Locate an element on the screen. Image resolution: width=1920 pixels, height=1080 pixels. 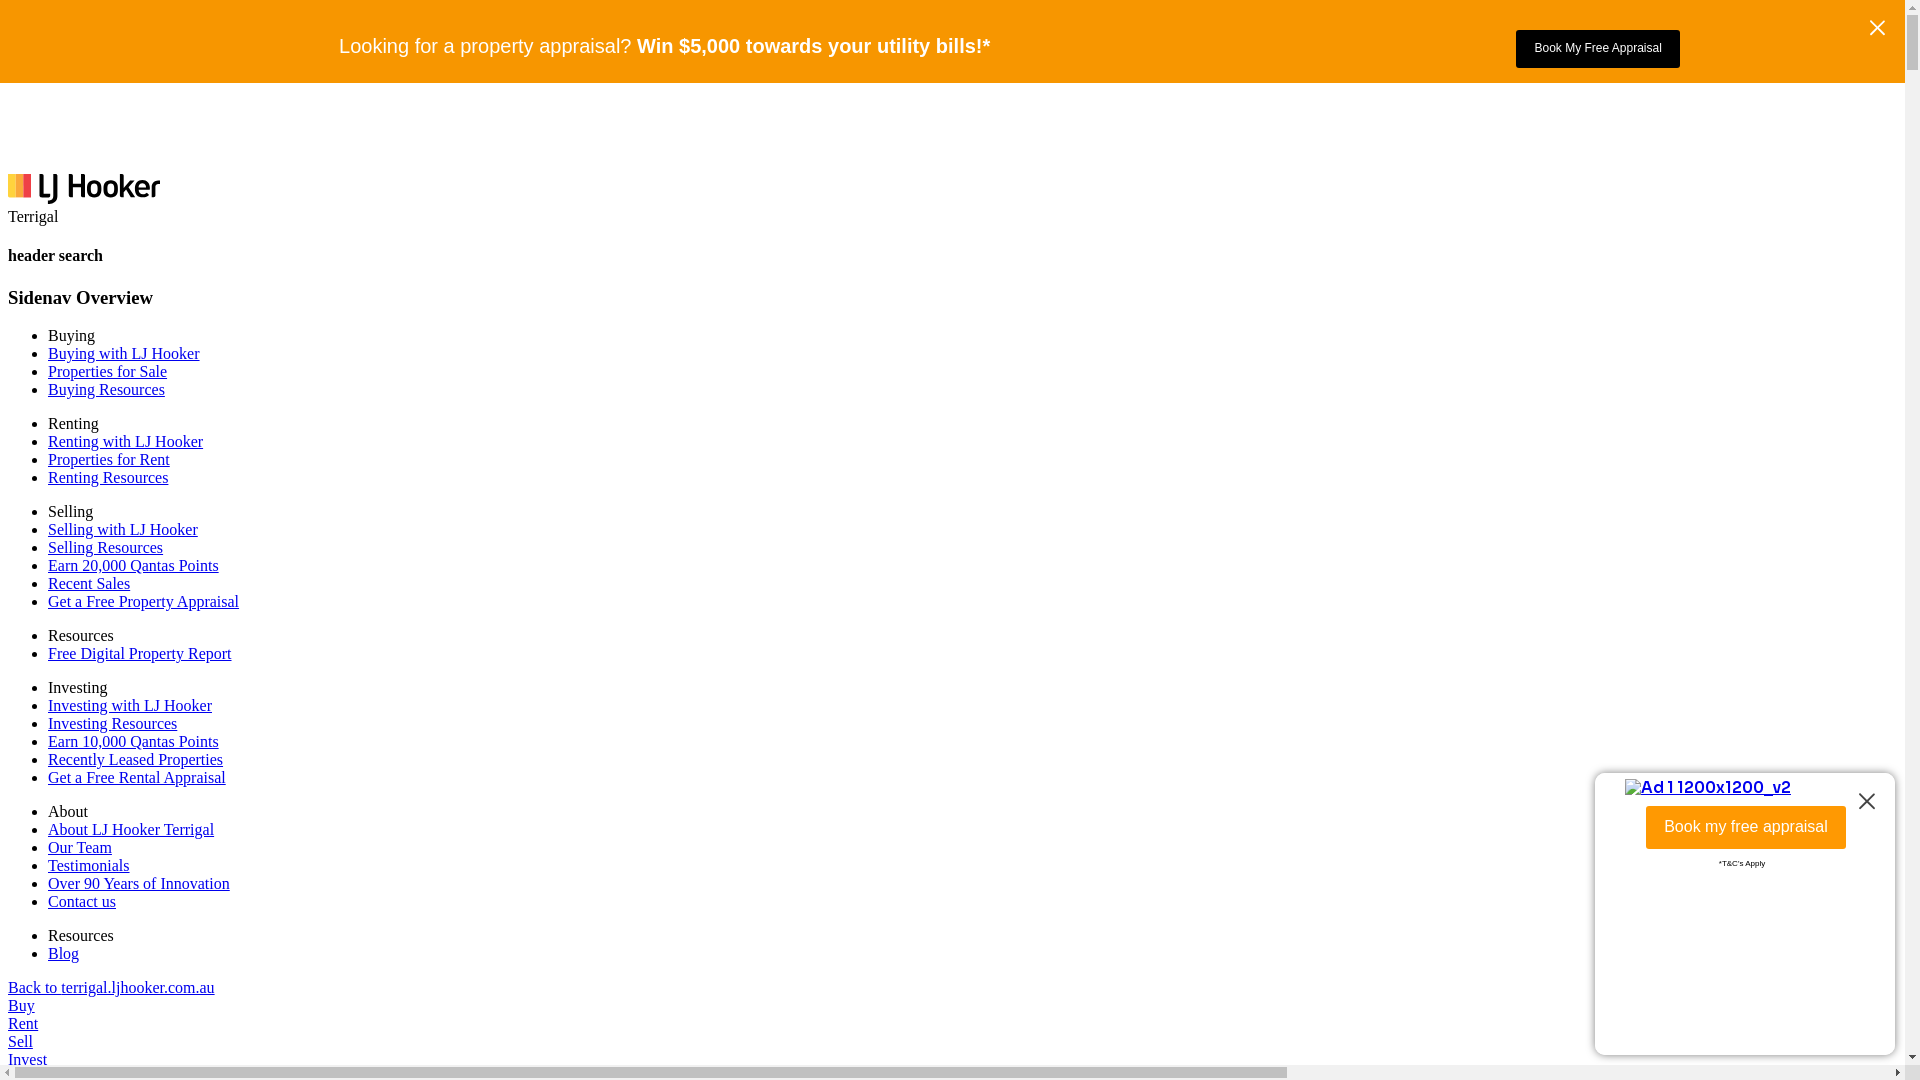
'Blog' is located at coordinates (63, 952).